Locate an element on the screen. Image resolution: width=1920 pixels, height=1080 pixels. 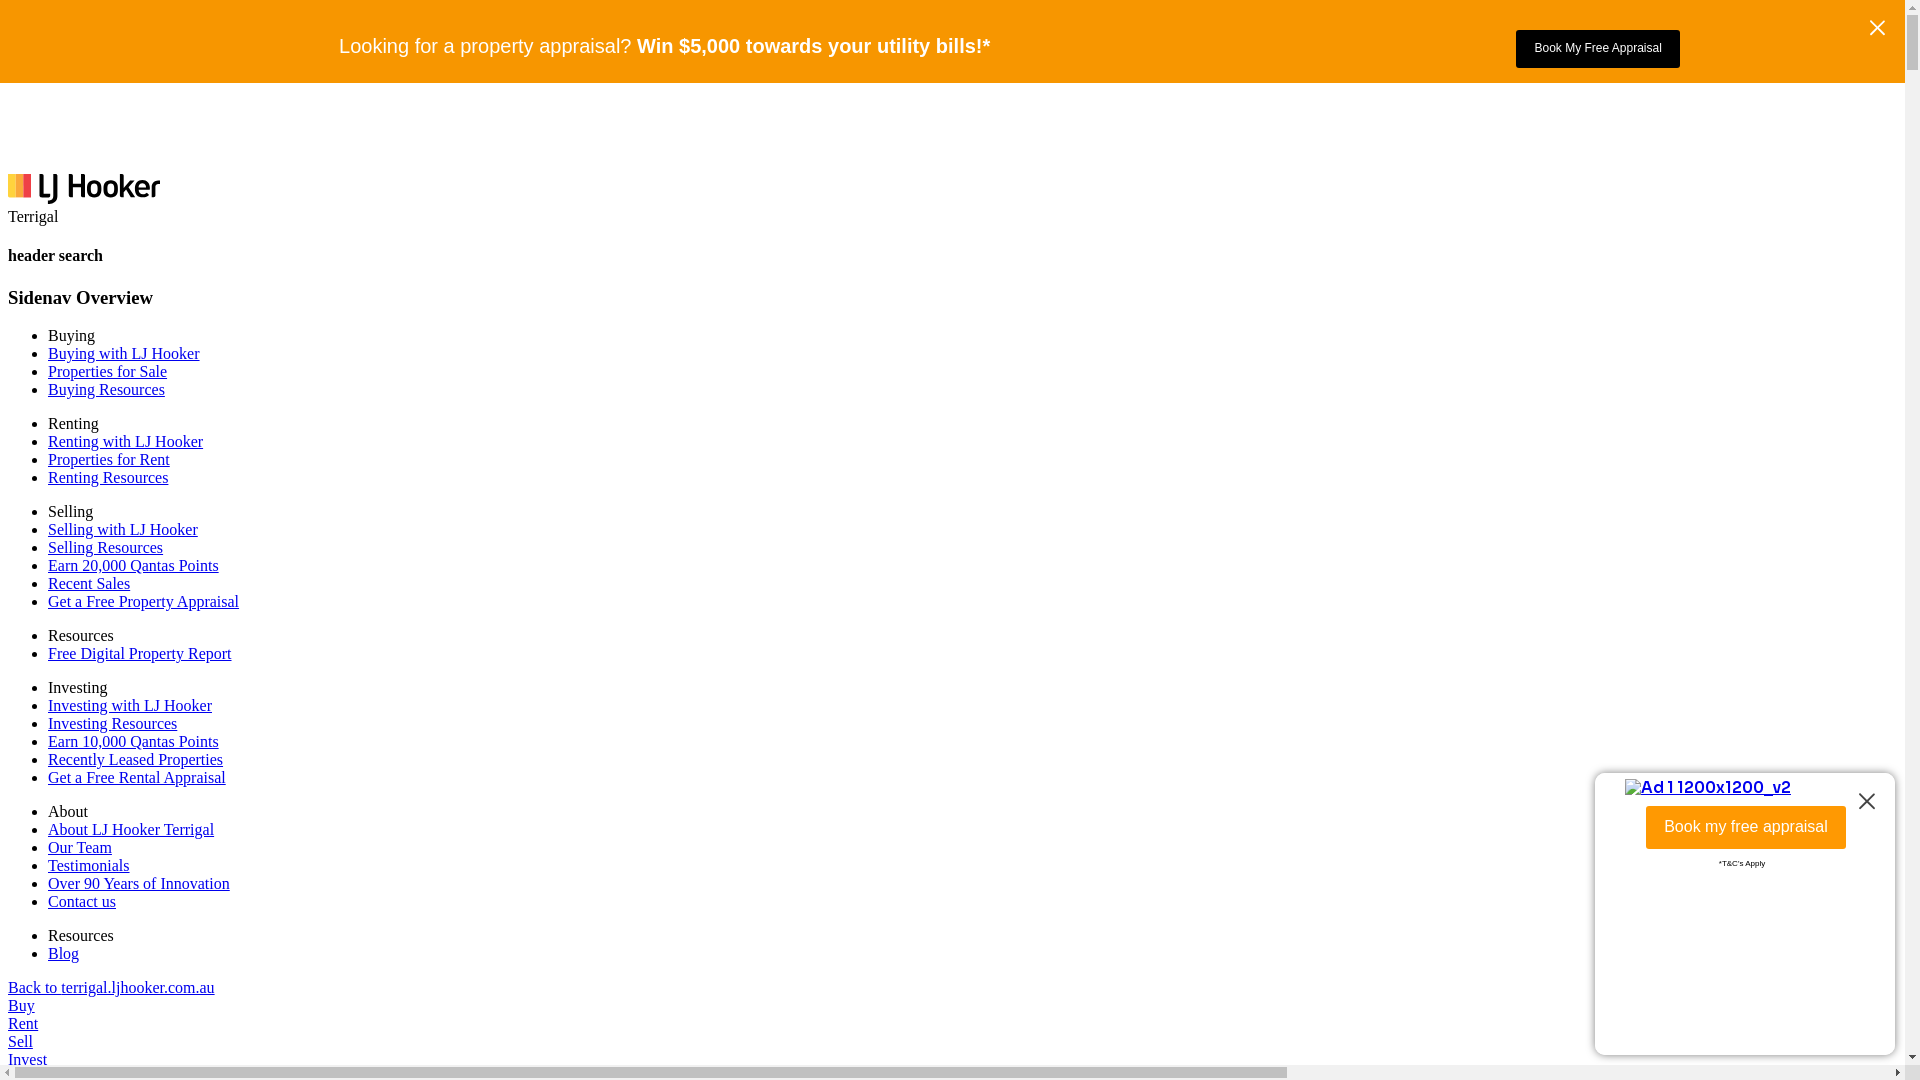
'Blog' is located at coordinates (63, 952).